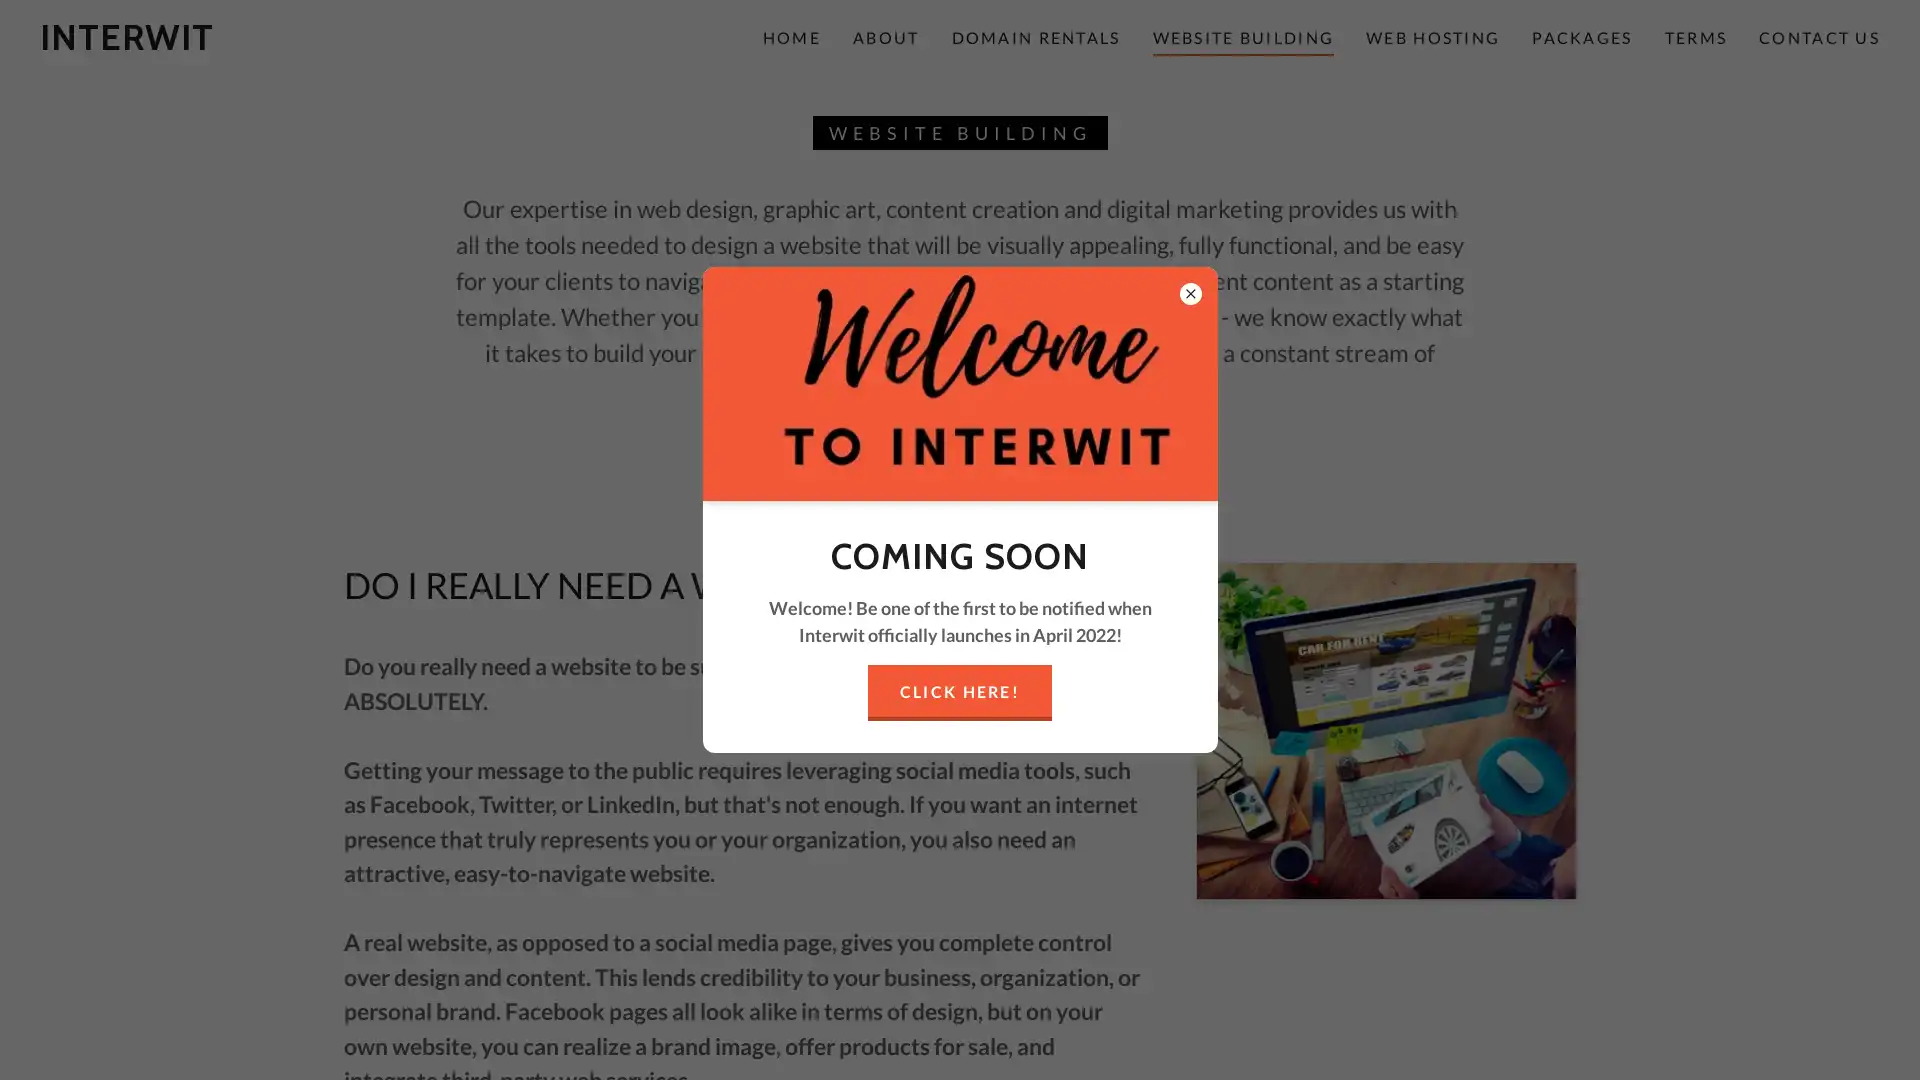 The image size is (1920, 1080). I want to click on Chat widget toggle, so click(1867, 1029).